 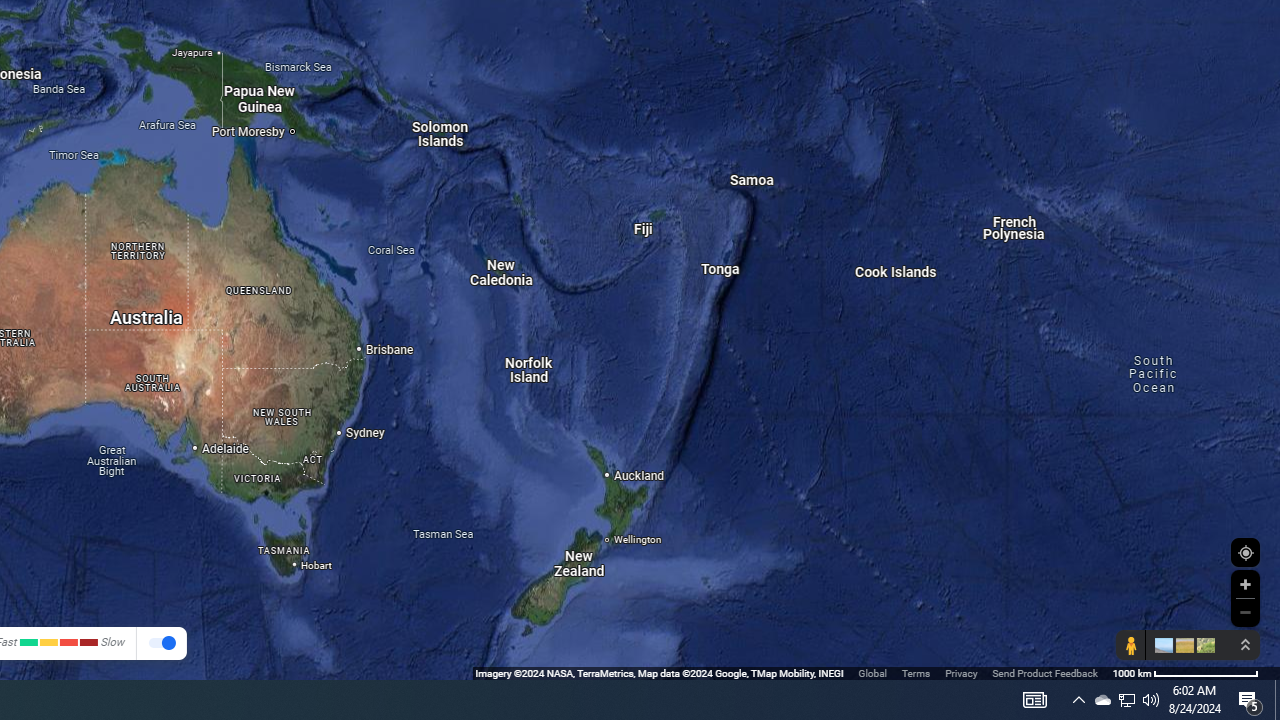 What do you see at coordinates (1244, 611) in the screenshot?
I see `'Zoom out'` at bounding box center [1244, 611].